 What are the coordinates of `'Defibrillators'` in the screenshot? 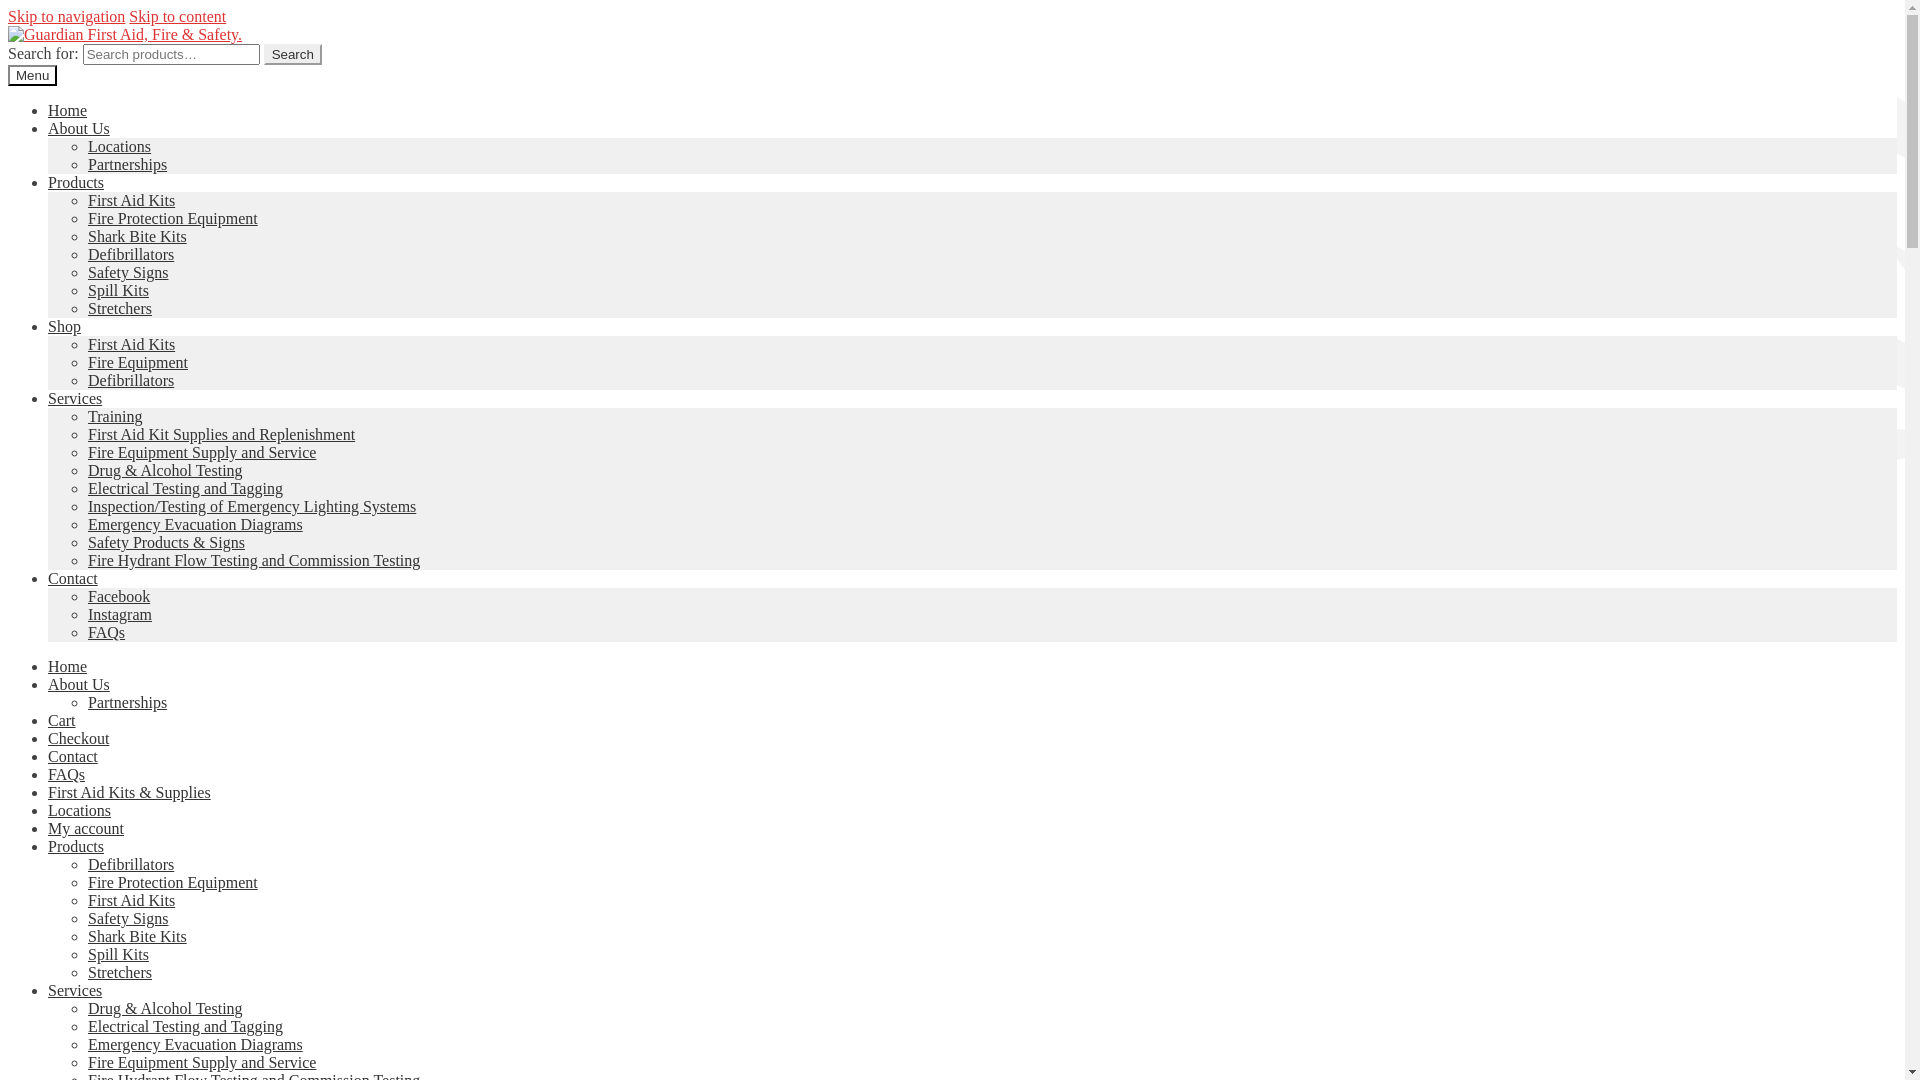 It's located at (129, 863).